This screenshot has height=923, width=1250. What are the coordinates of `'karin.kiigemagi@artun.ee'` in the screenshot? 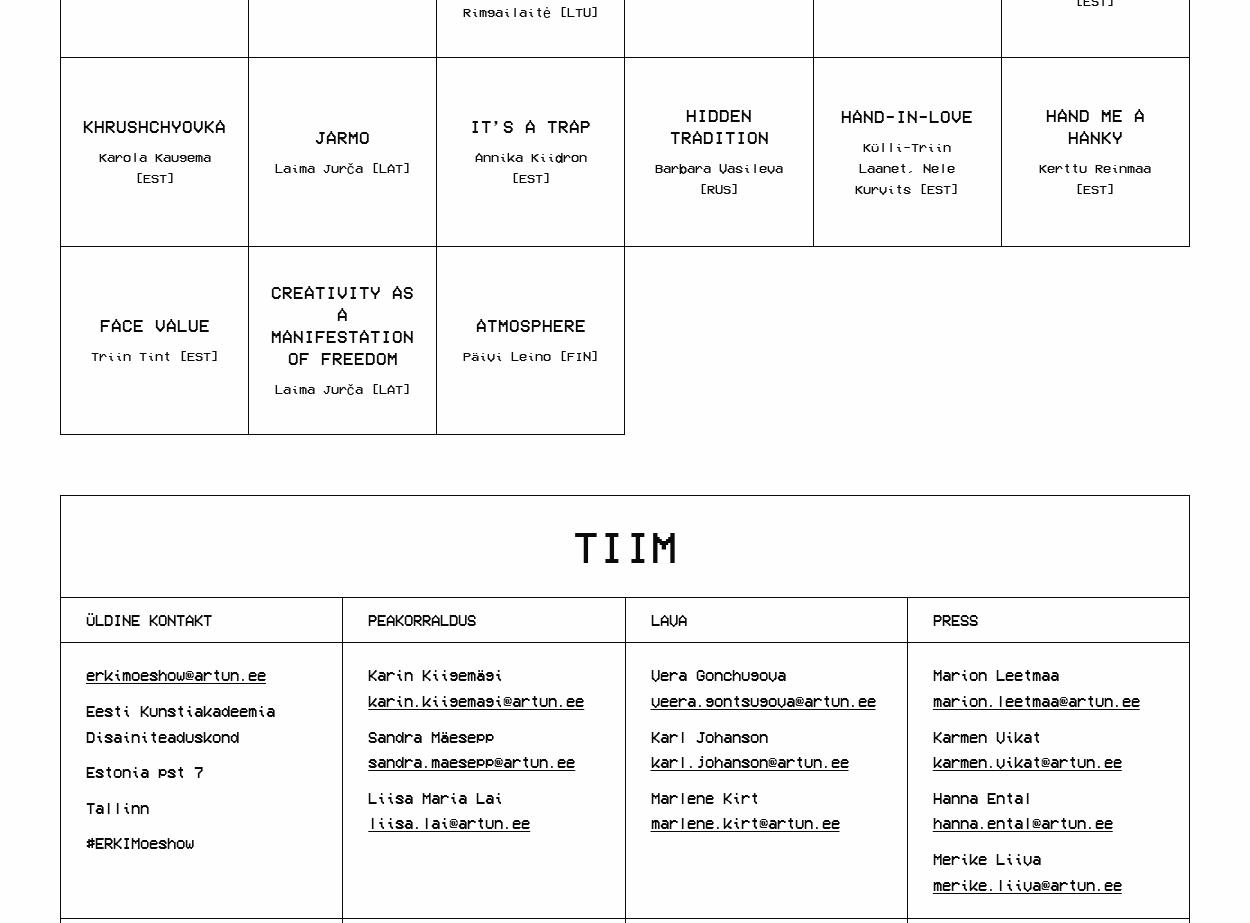 It's located at (475, 699).